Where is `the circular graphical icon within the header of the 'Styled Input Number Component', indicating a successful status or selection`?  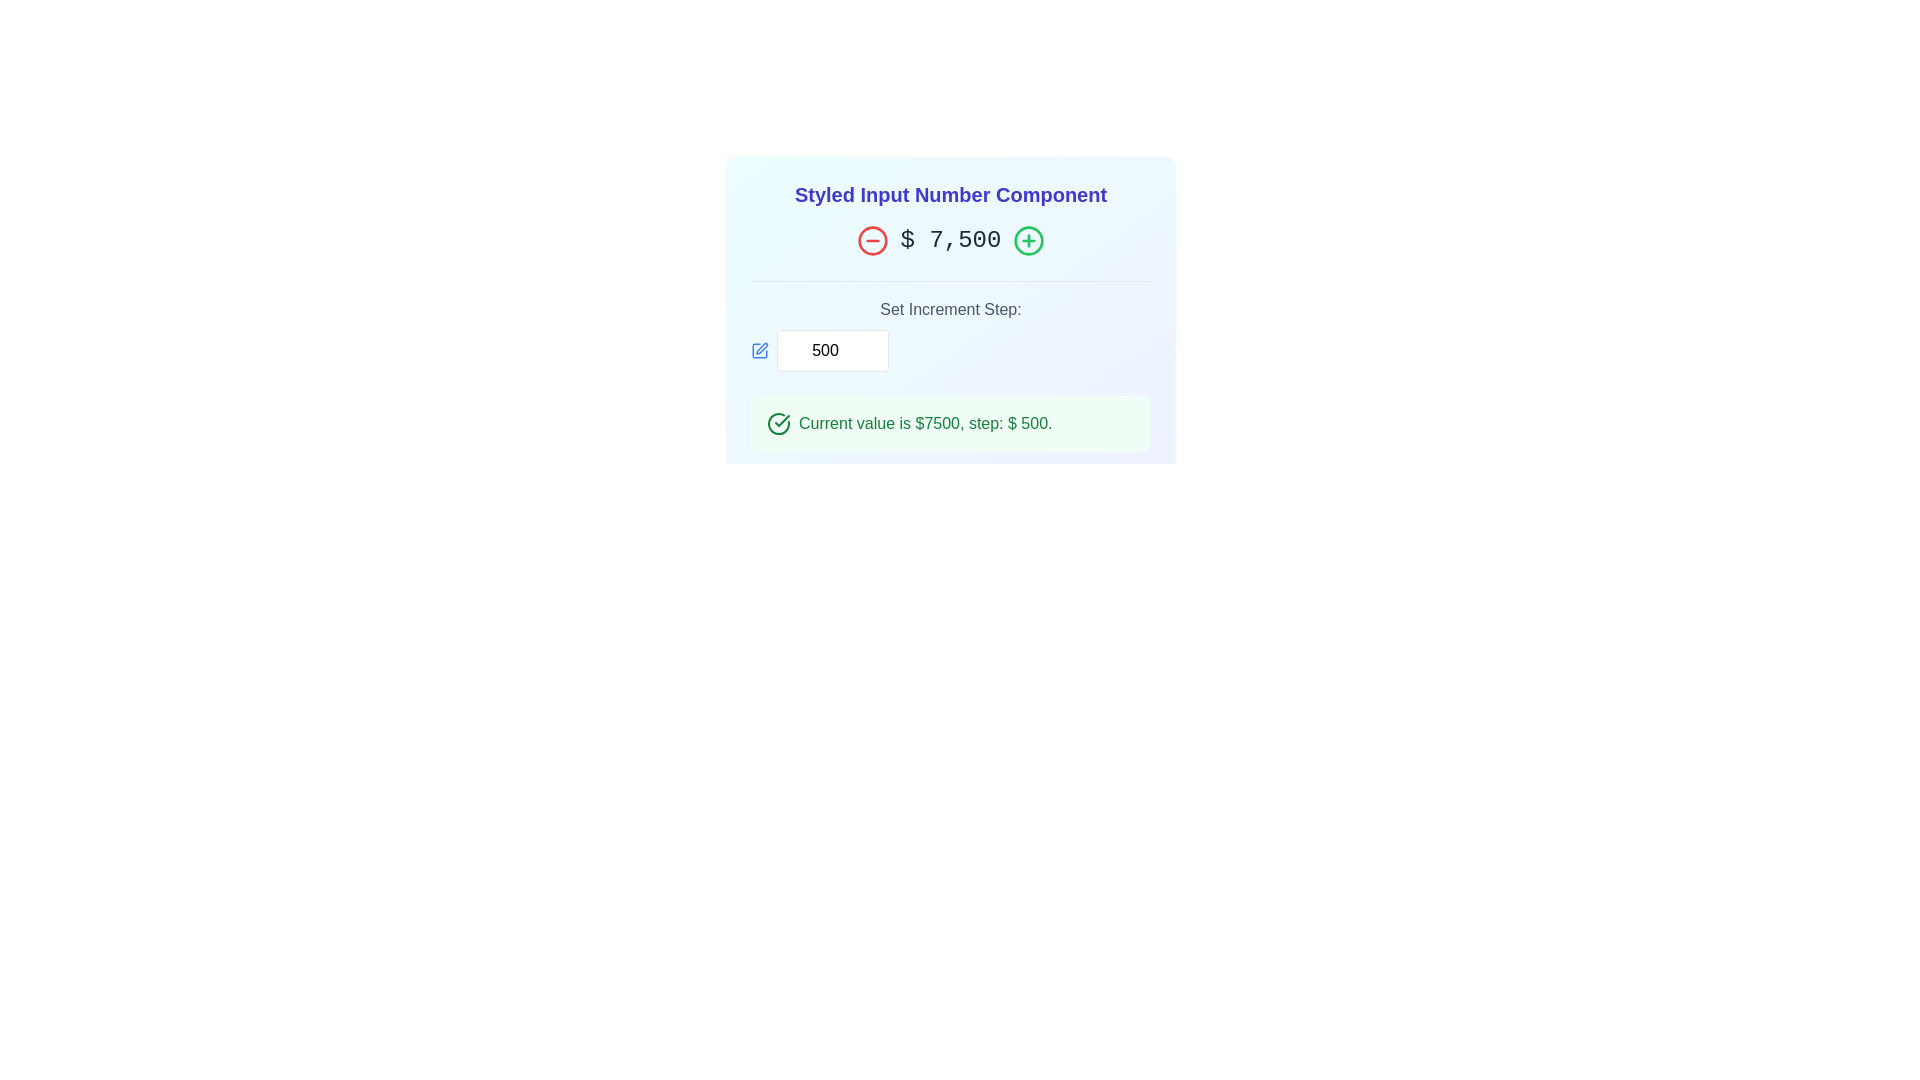
the circular graphical icon within the header of the 'Styled Input Number Component', indicating a successful status or selection is located at coordinates (777, 423).